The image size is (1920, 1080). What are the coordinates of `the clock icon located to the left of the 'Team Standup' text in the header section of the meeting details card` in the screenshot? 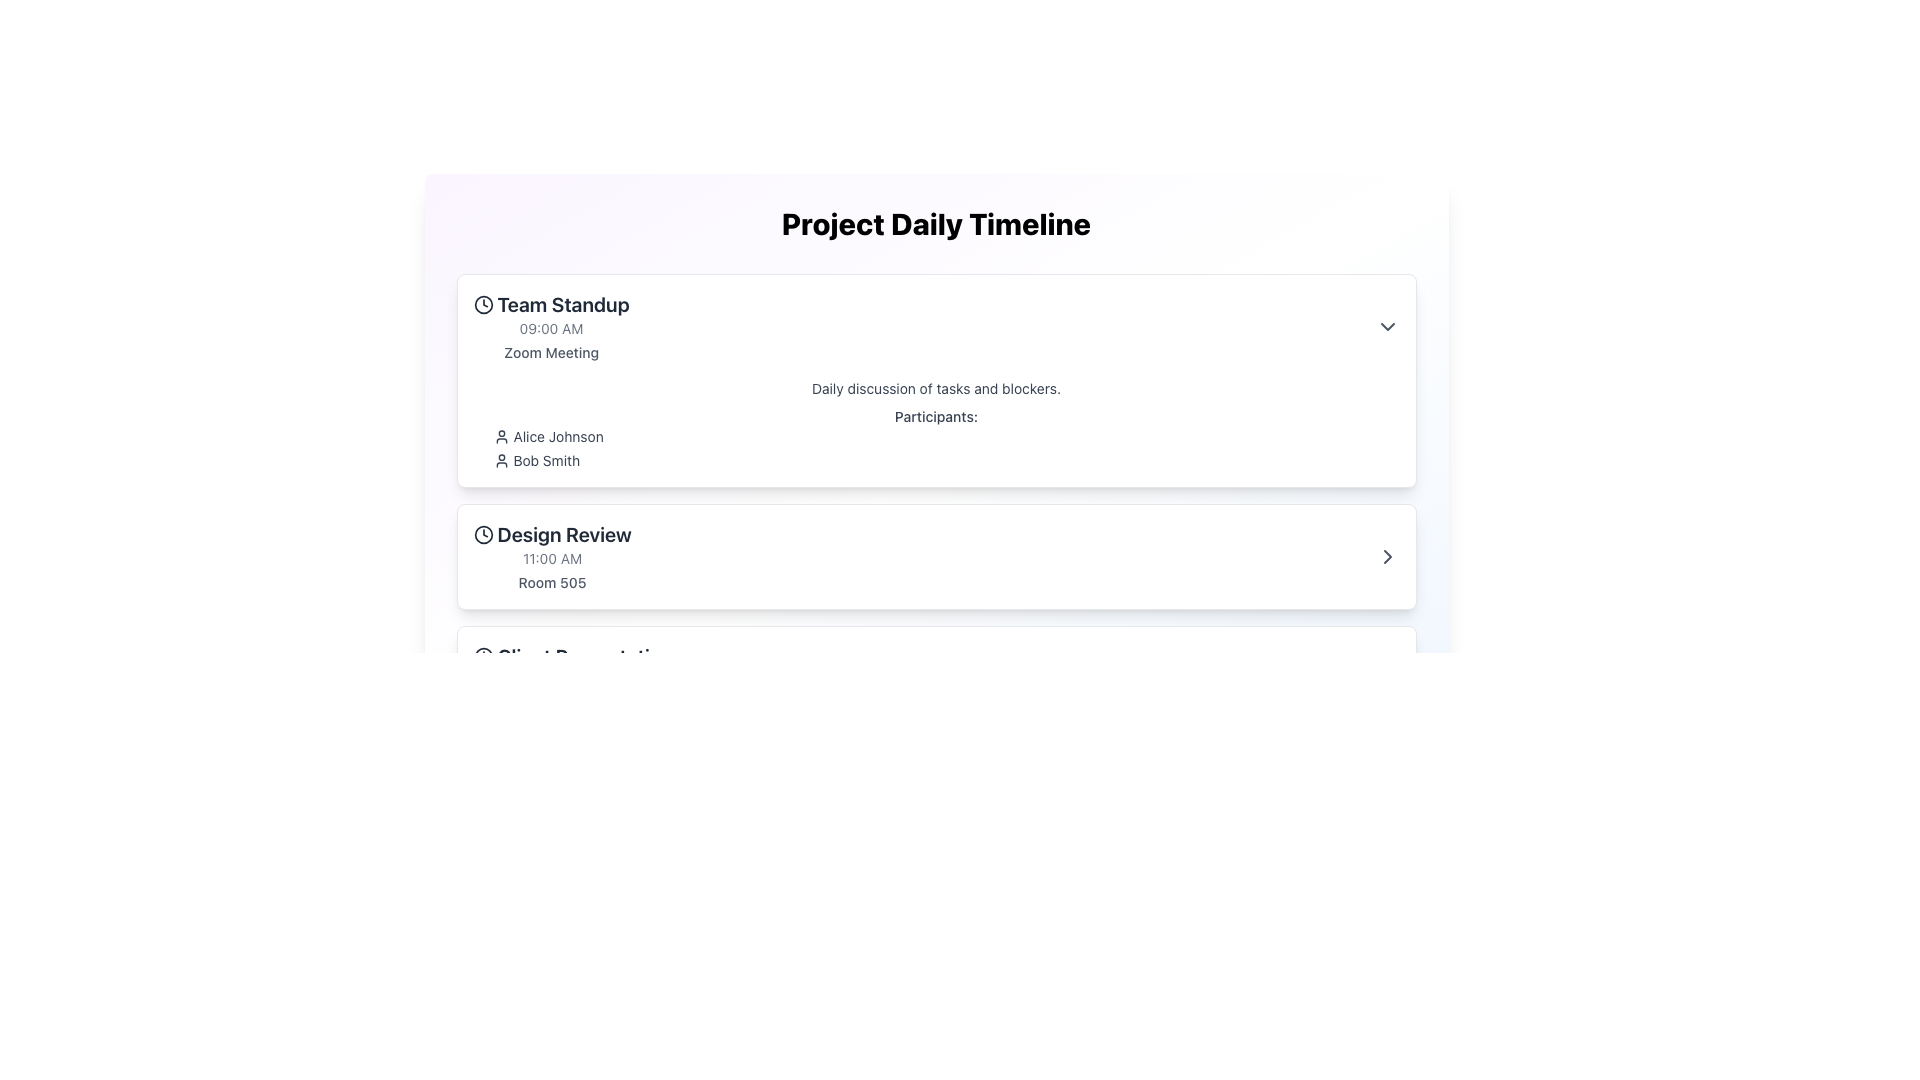 It's located at (483, 304).